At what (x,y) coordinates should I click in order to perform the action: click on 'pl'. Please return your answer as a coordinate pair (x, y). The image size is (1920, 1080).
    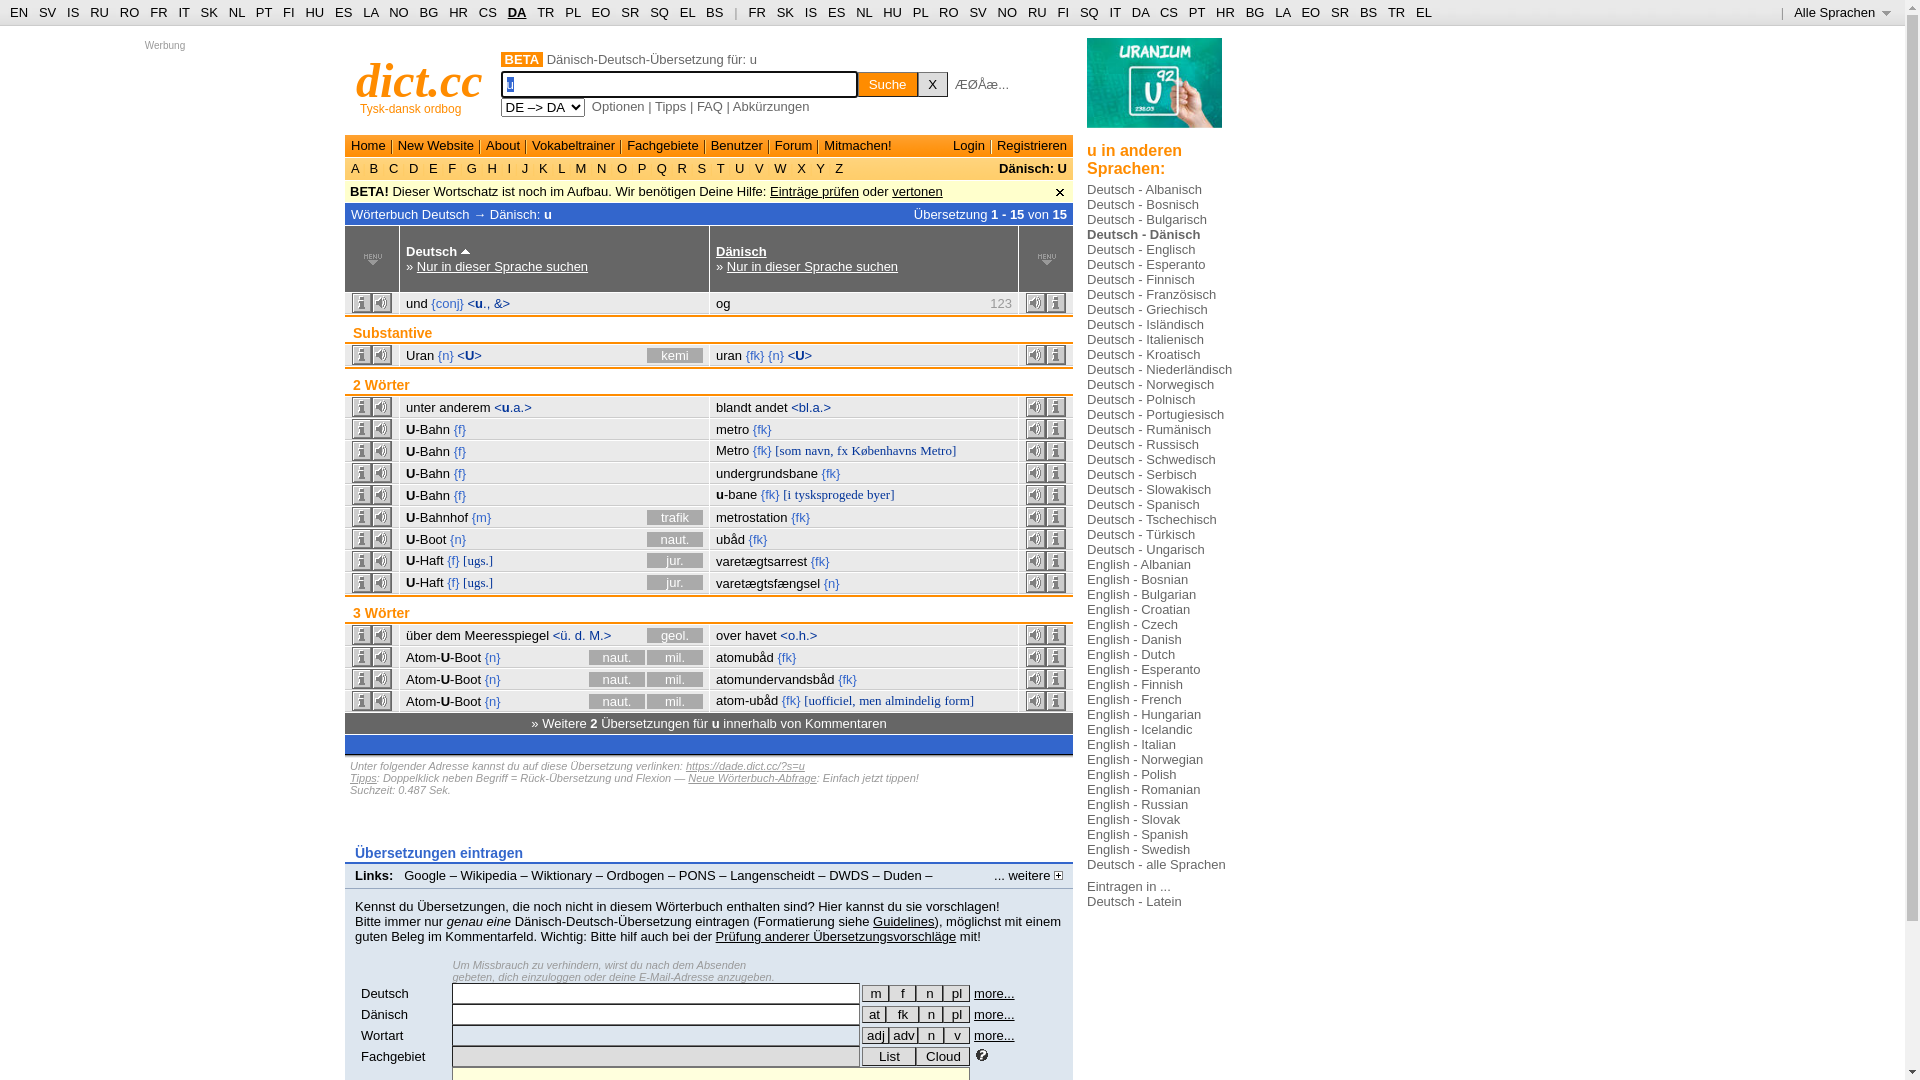
    Looking at the image, I should click on (955, 993).